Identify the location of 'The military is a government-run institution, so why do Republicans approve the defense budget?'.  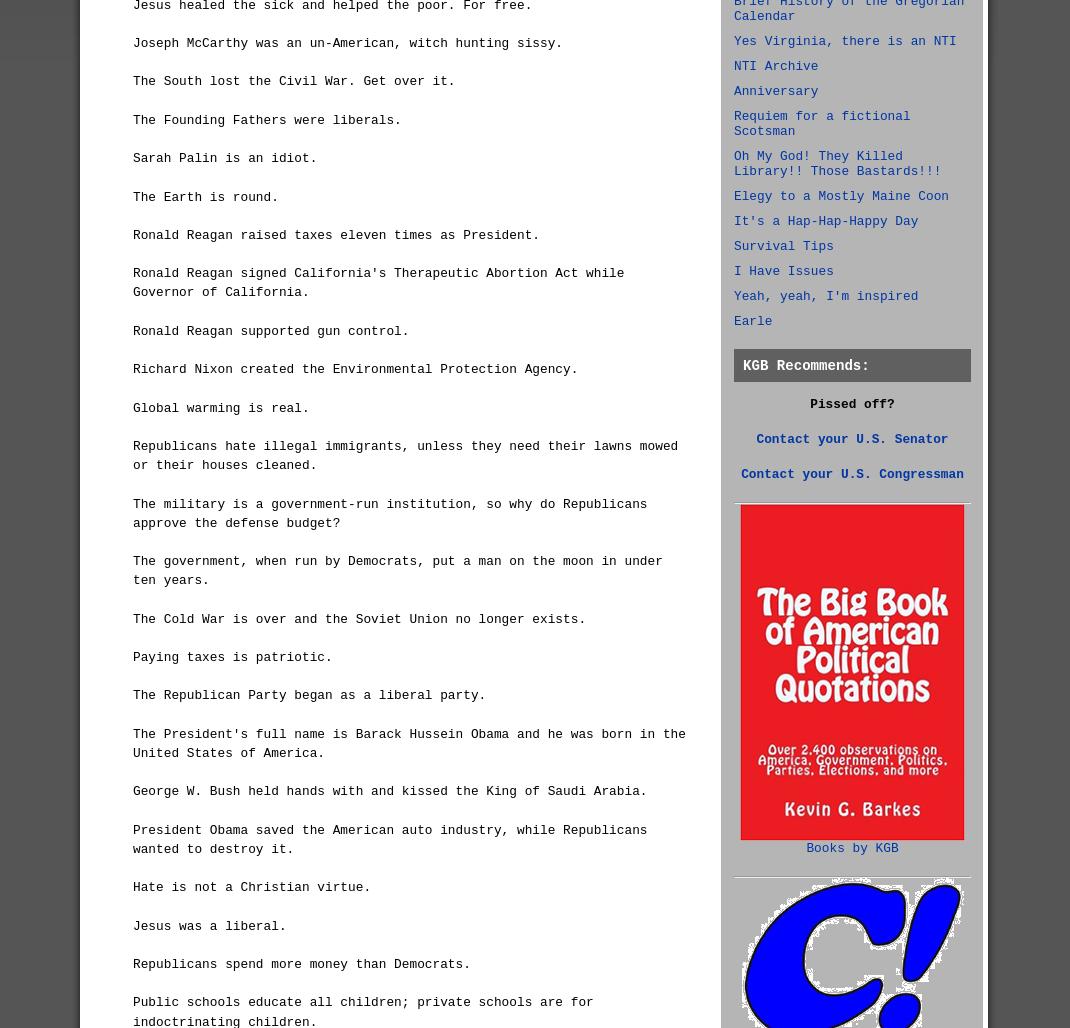
(133, 511).